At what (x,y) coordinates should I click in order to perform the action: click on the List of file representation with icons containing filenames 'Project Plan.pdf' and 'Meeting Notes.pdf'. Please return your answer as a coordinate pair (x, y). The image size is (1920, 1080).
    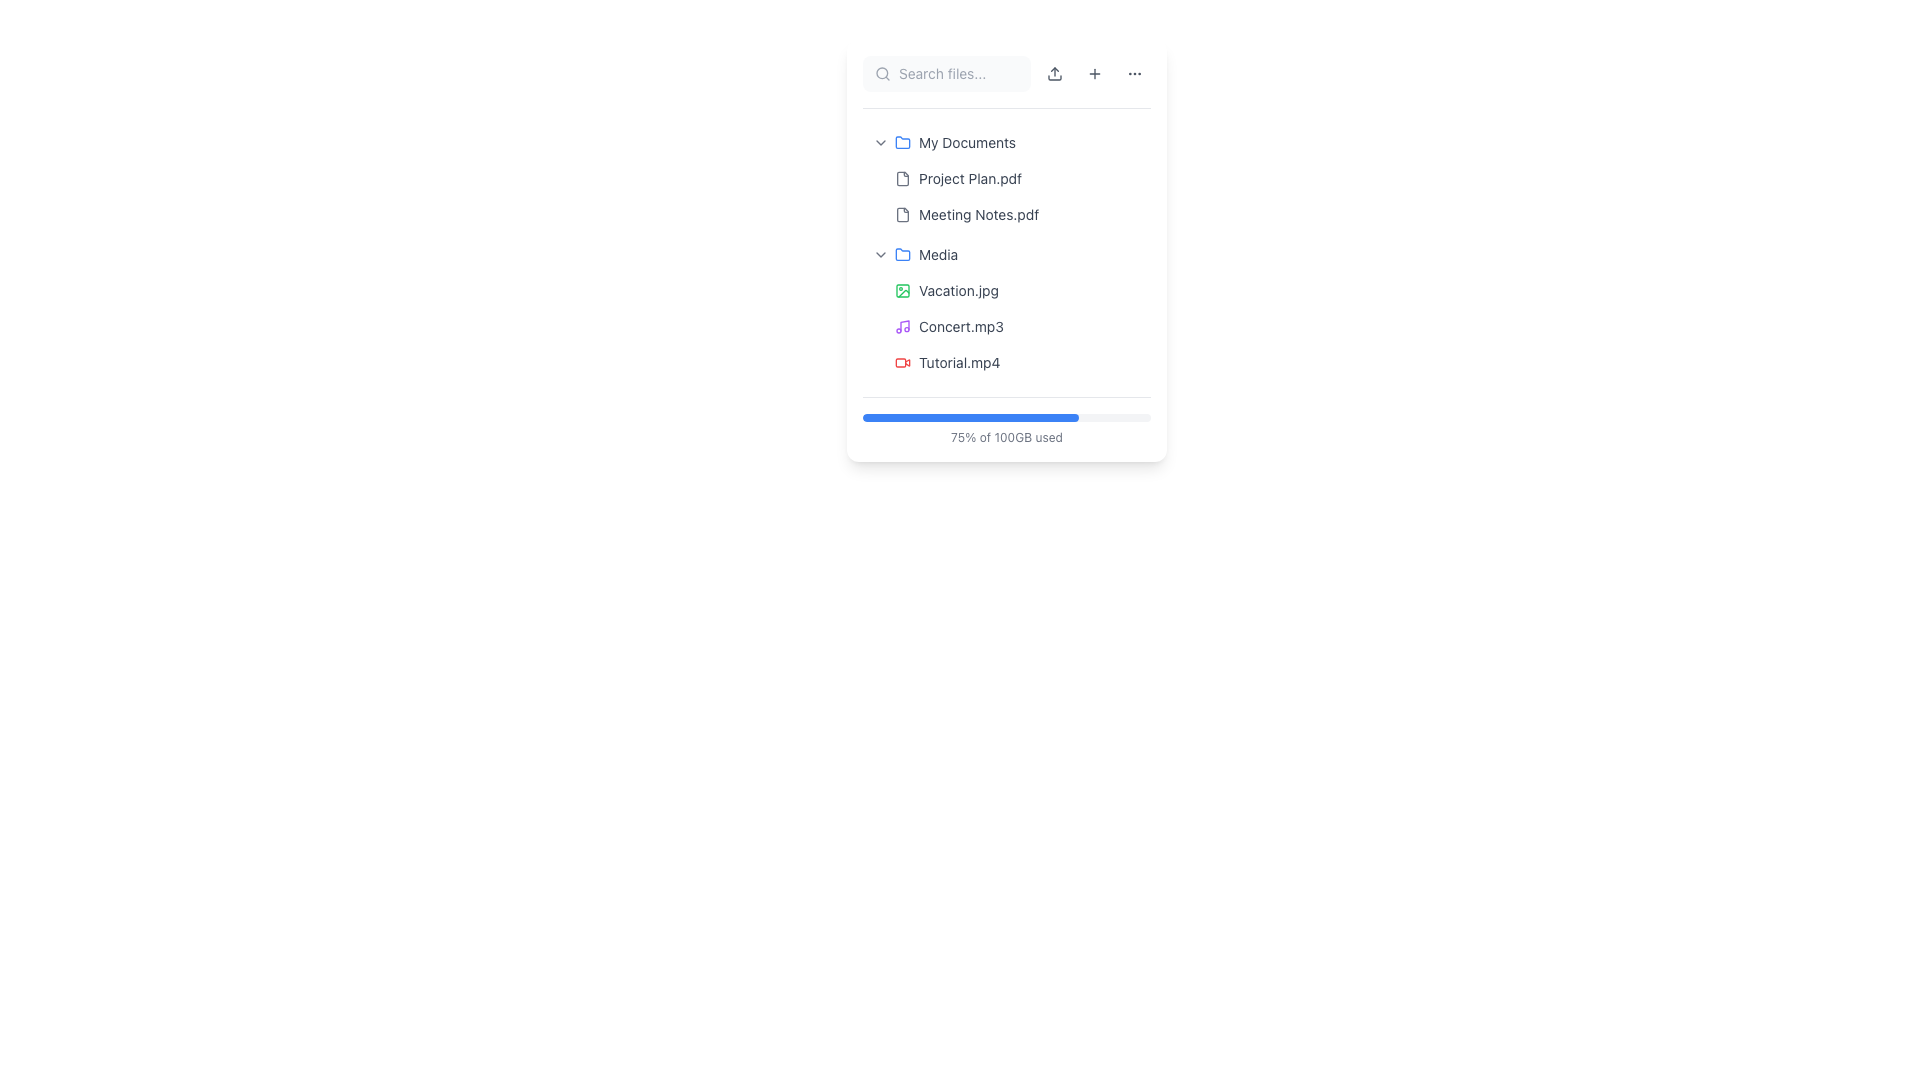
    Looking at the image, I should click on (1018, 196).